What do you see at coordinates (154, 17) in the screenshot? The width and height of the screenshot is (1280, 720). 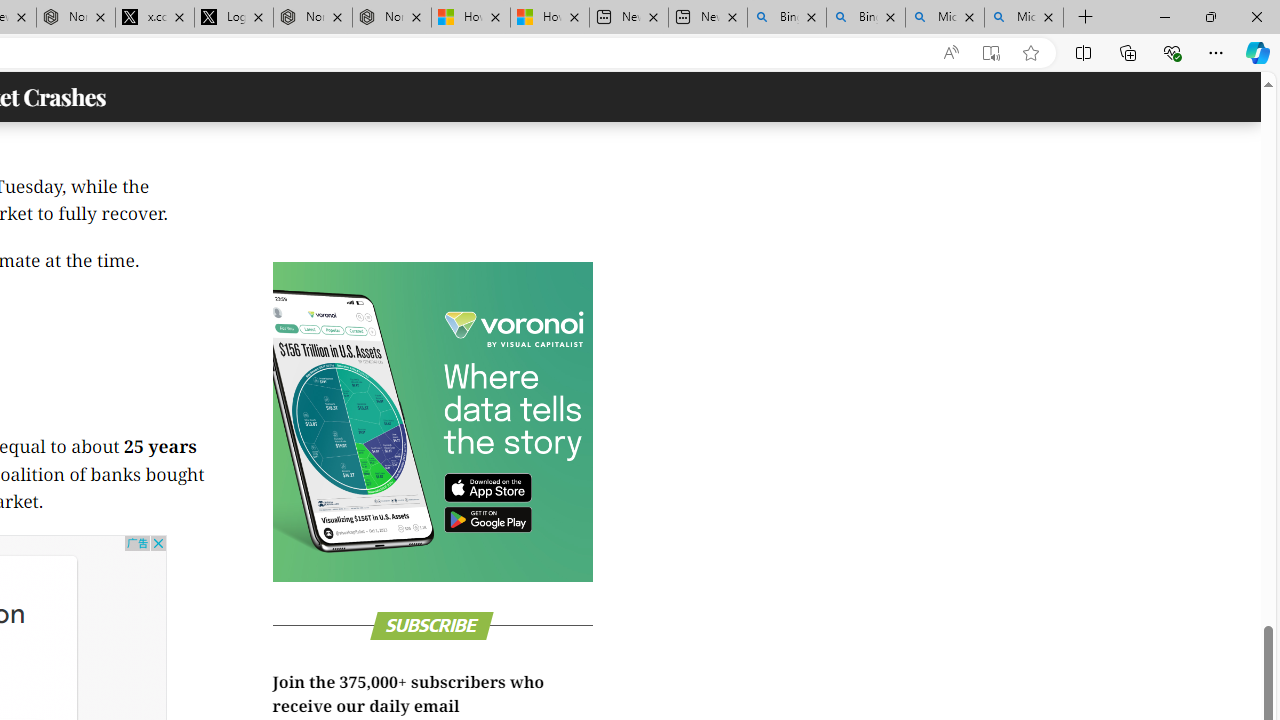 I see `'x.com/NordaceOfficial'` at bounding box center [154, 17].